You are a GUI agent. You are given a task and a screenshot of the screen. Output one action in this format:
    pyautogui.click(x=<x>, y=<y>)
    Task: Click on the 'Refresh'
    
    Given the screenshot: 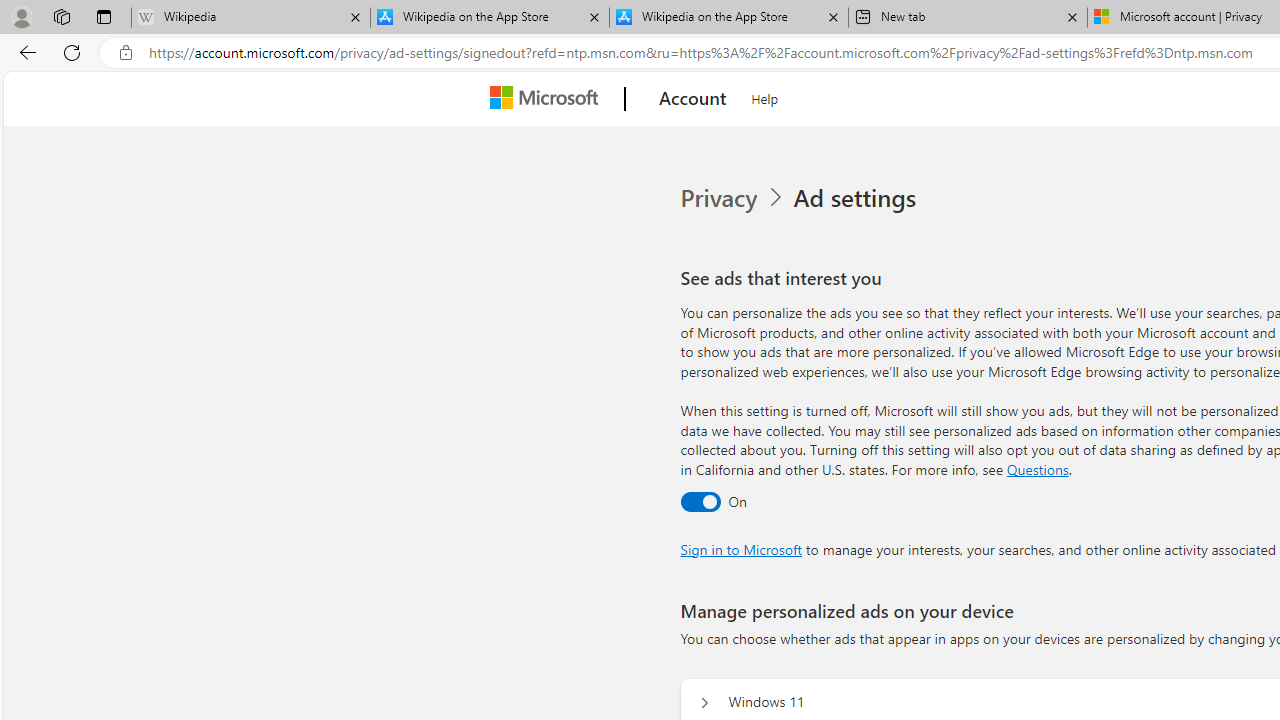 What is the action you would take?
    pyautogui.click(x=72, y=51)
    